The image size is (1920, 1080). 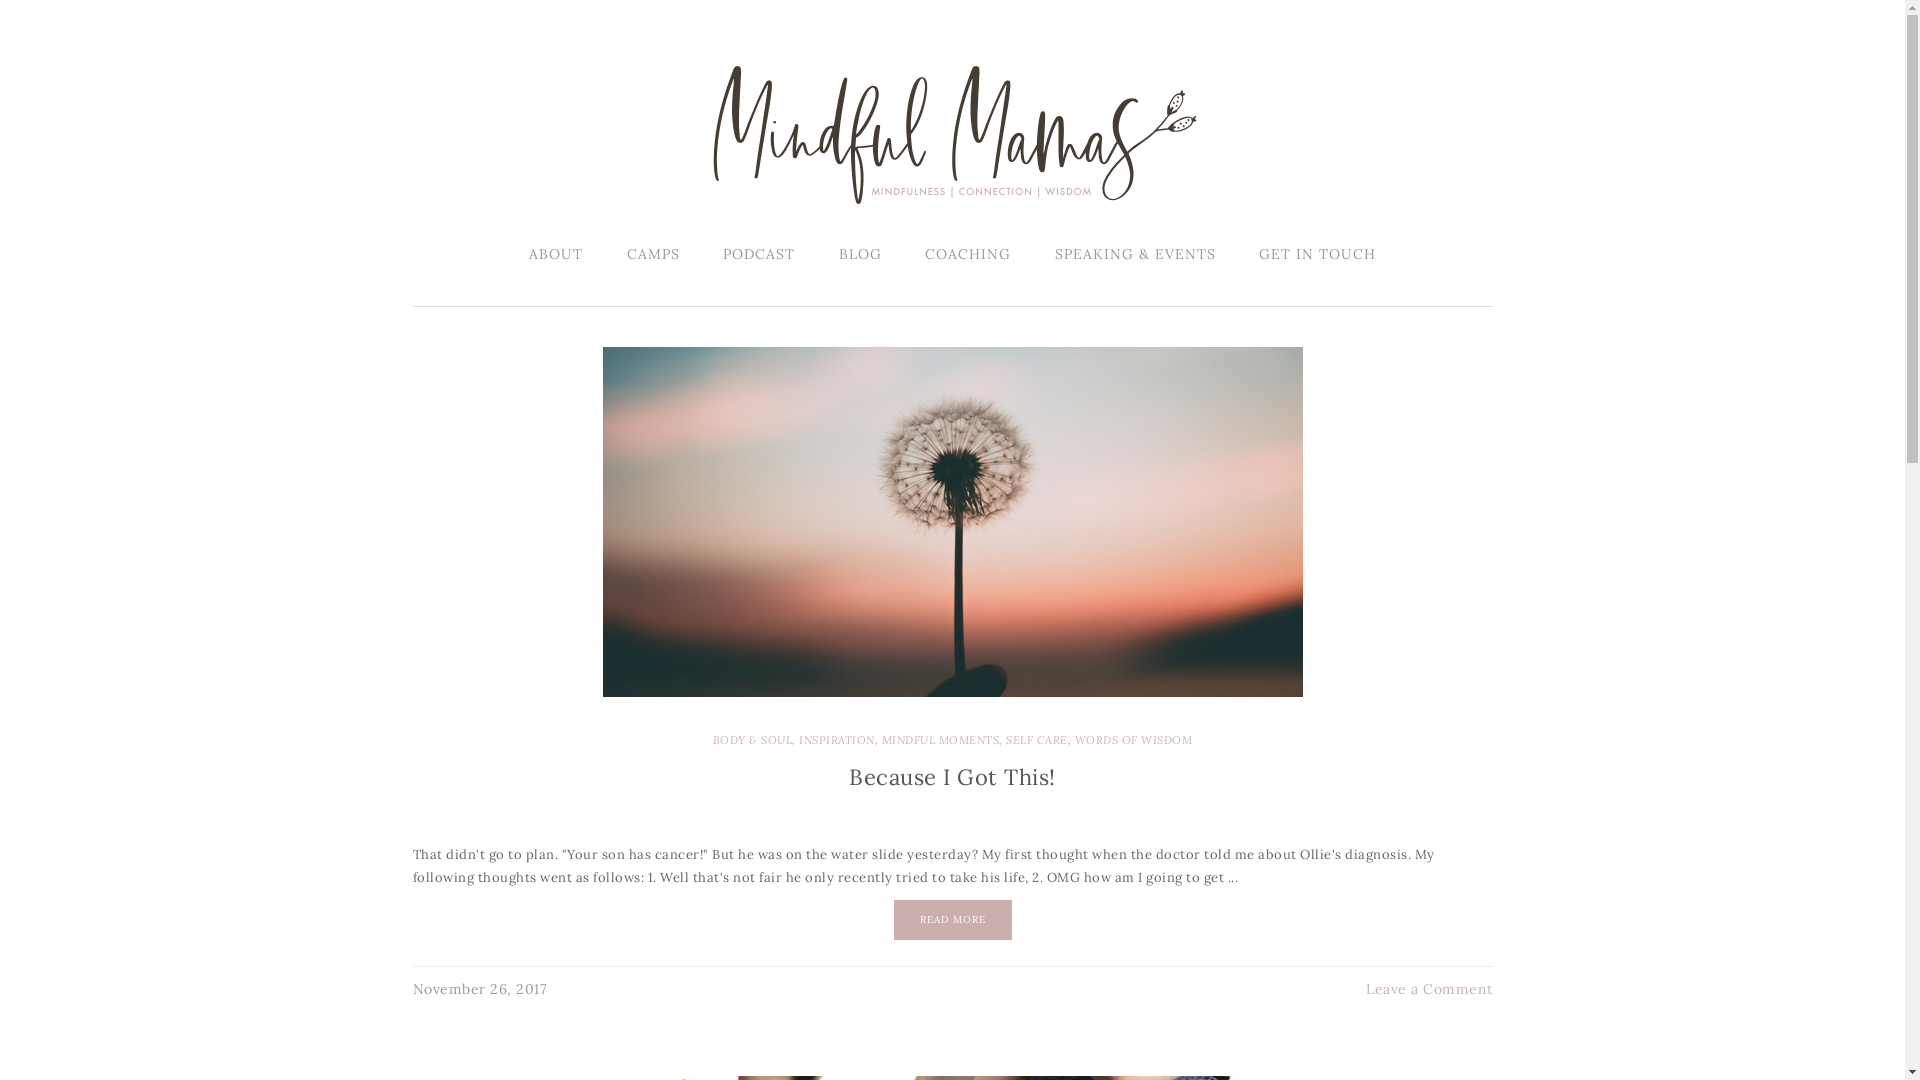 What do you see at coordinates (1365, 987) in the screenshot?
I see `'Leave a Comment'` at bounding box center [1365, 987].